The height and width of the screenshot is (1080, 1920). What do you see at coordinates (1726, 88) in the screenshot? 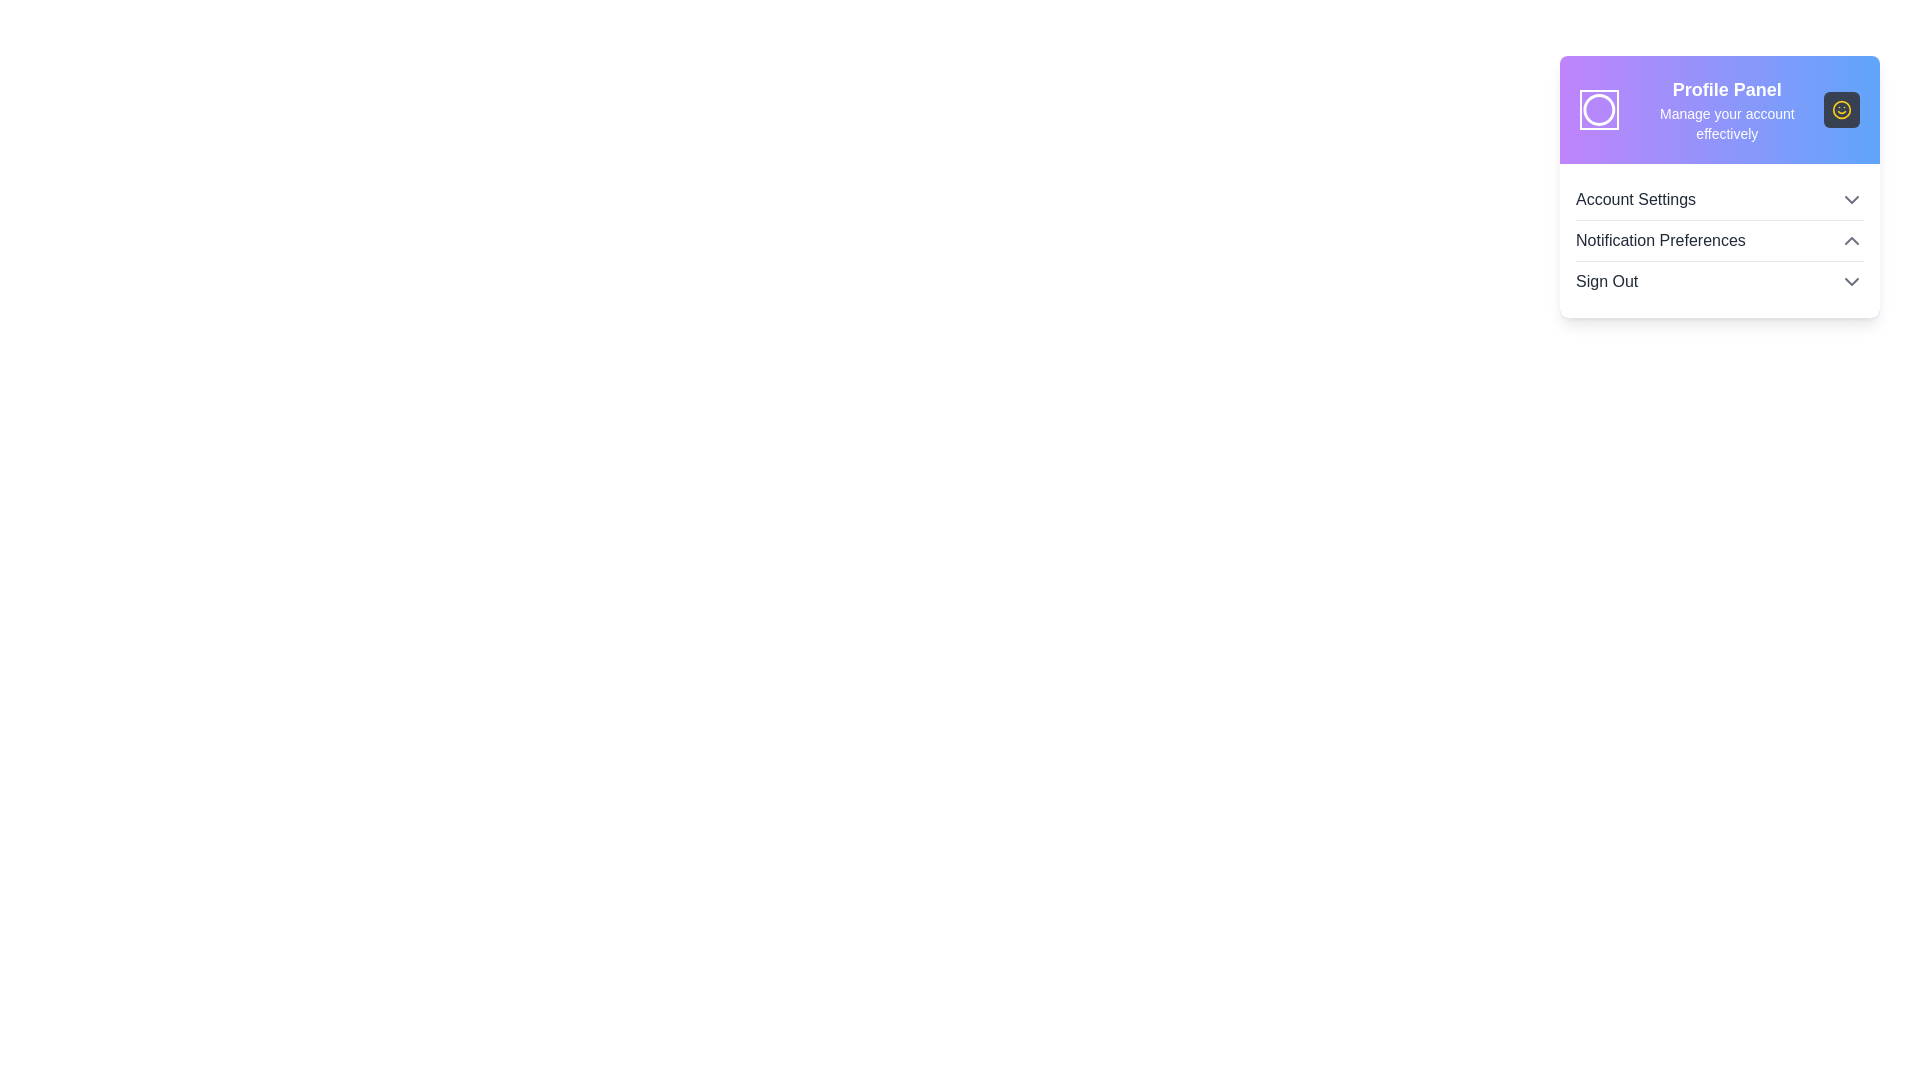
I see `the bold text label that reads 'Profile Panel', which is located at the top of a card or panel below a user profile image and next to an emoji, featuring a gradient background from purple to blue` at bounding box center [1726, 88].